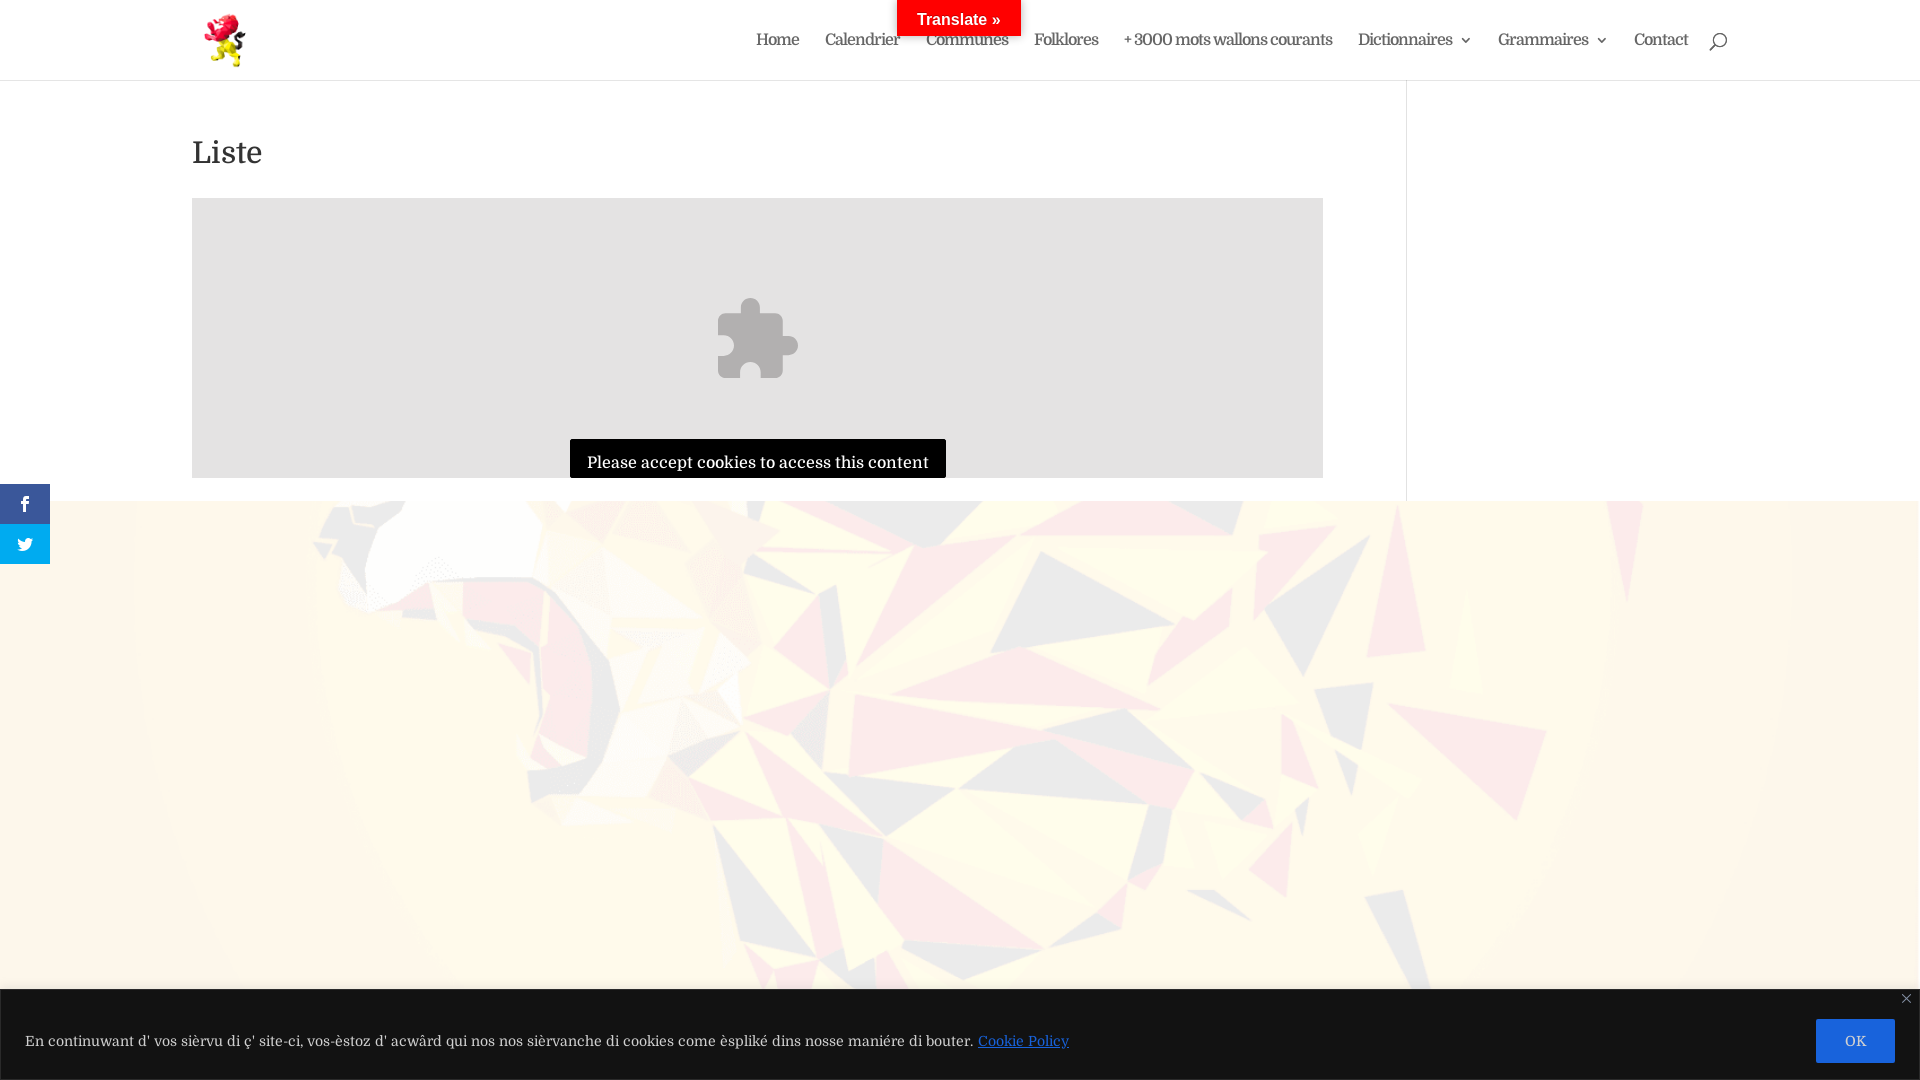  I want to click on 'Calendrier', so click(862, 55).